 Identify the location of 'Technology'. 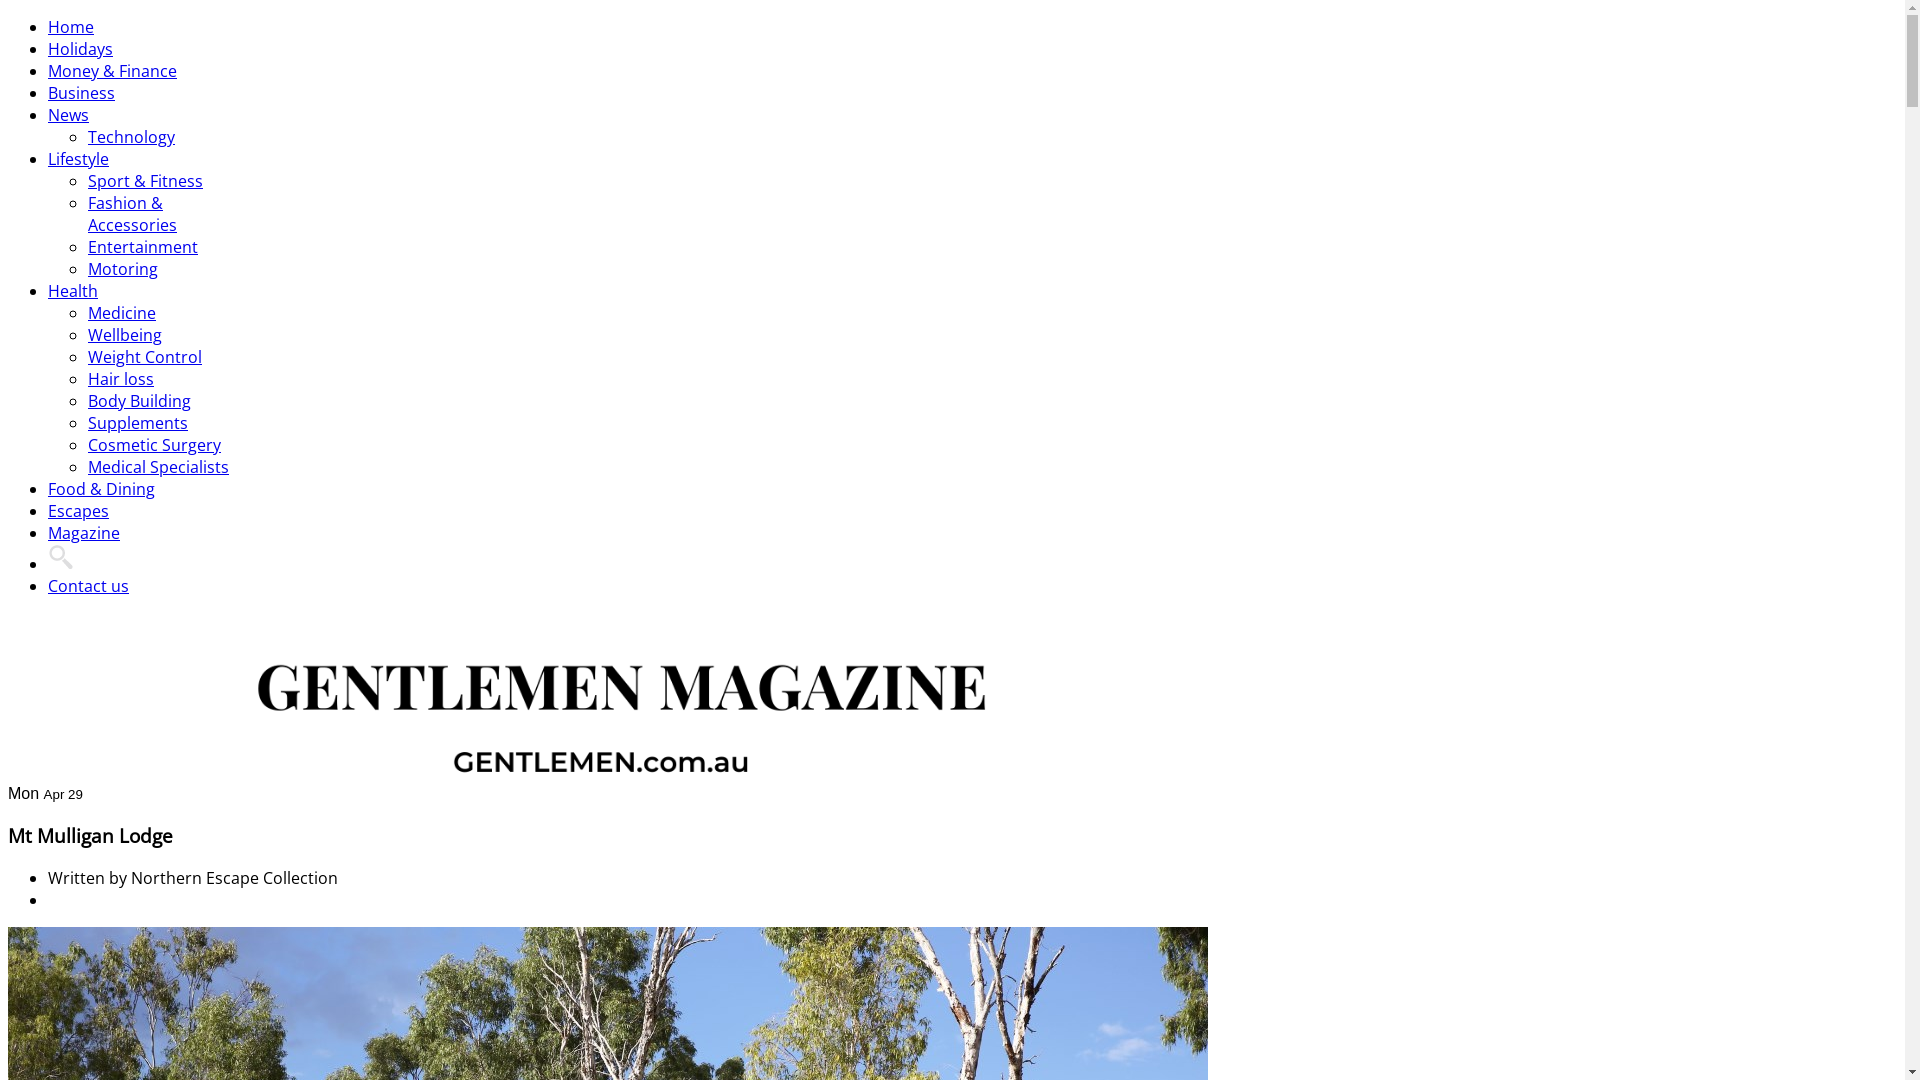
(130, 136).